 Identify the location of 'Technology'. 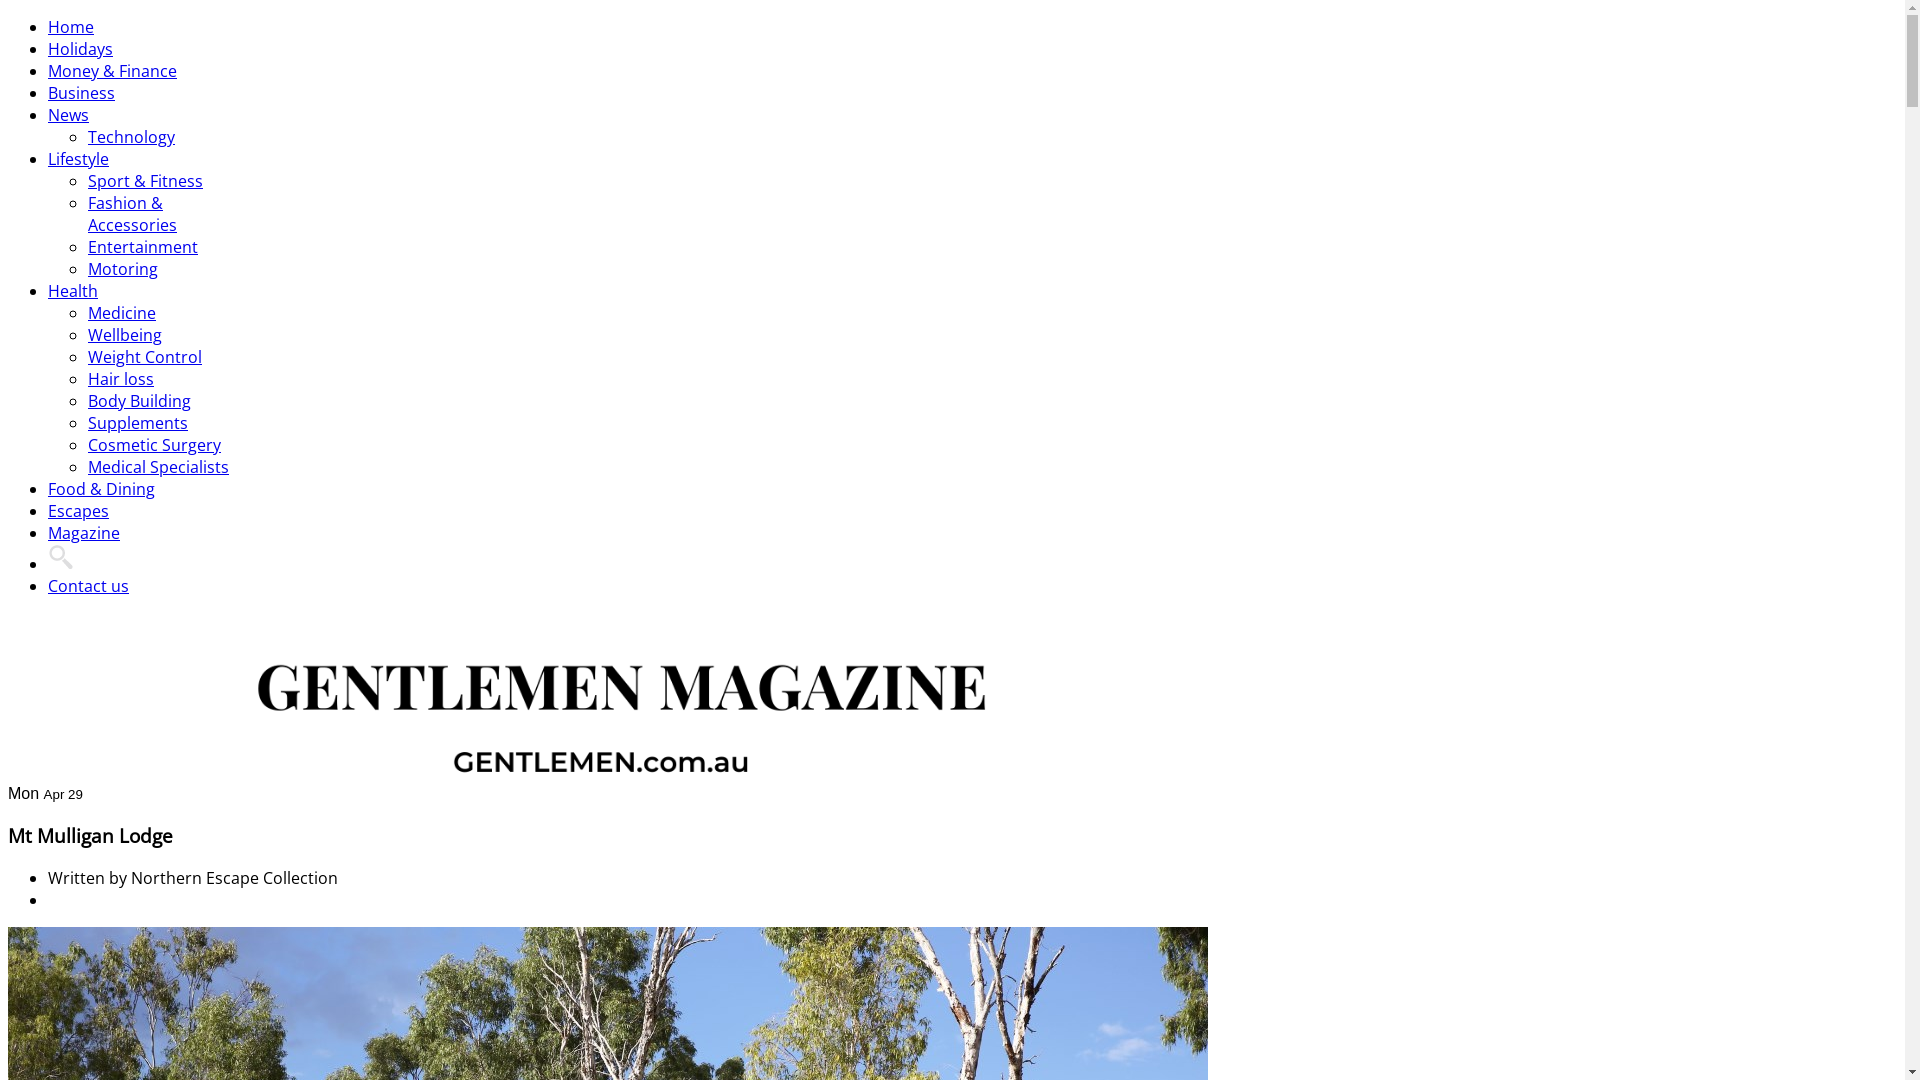
(130, 136).